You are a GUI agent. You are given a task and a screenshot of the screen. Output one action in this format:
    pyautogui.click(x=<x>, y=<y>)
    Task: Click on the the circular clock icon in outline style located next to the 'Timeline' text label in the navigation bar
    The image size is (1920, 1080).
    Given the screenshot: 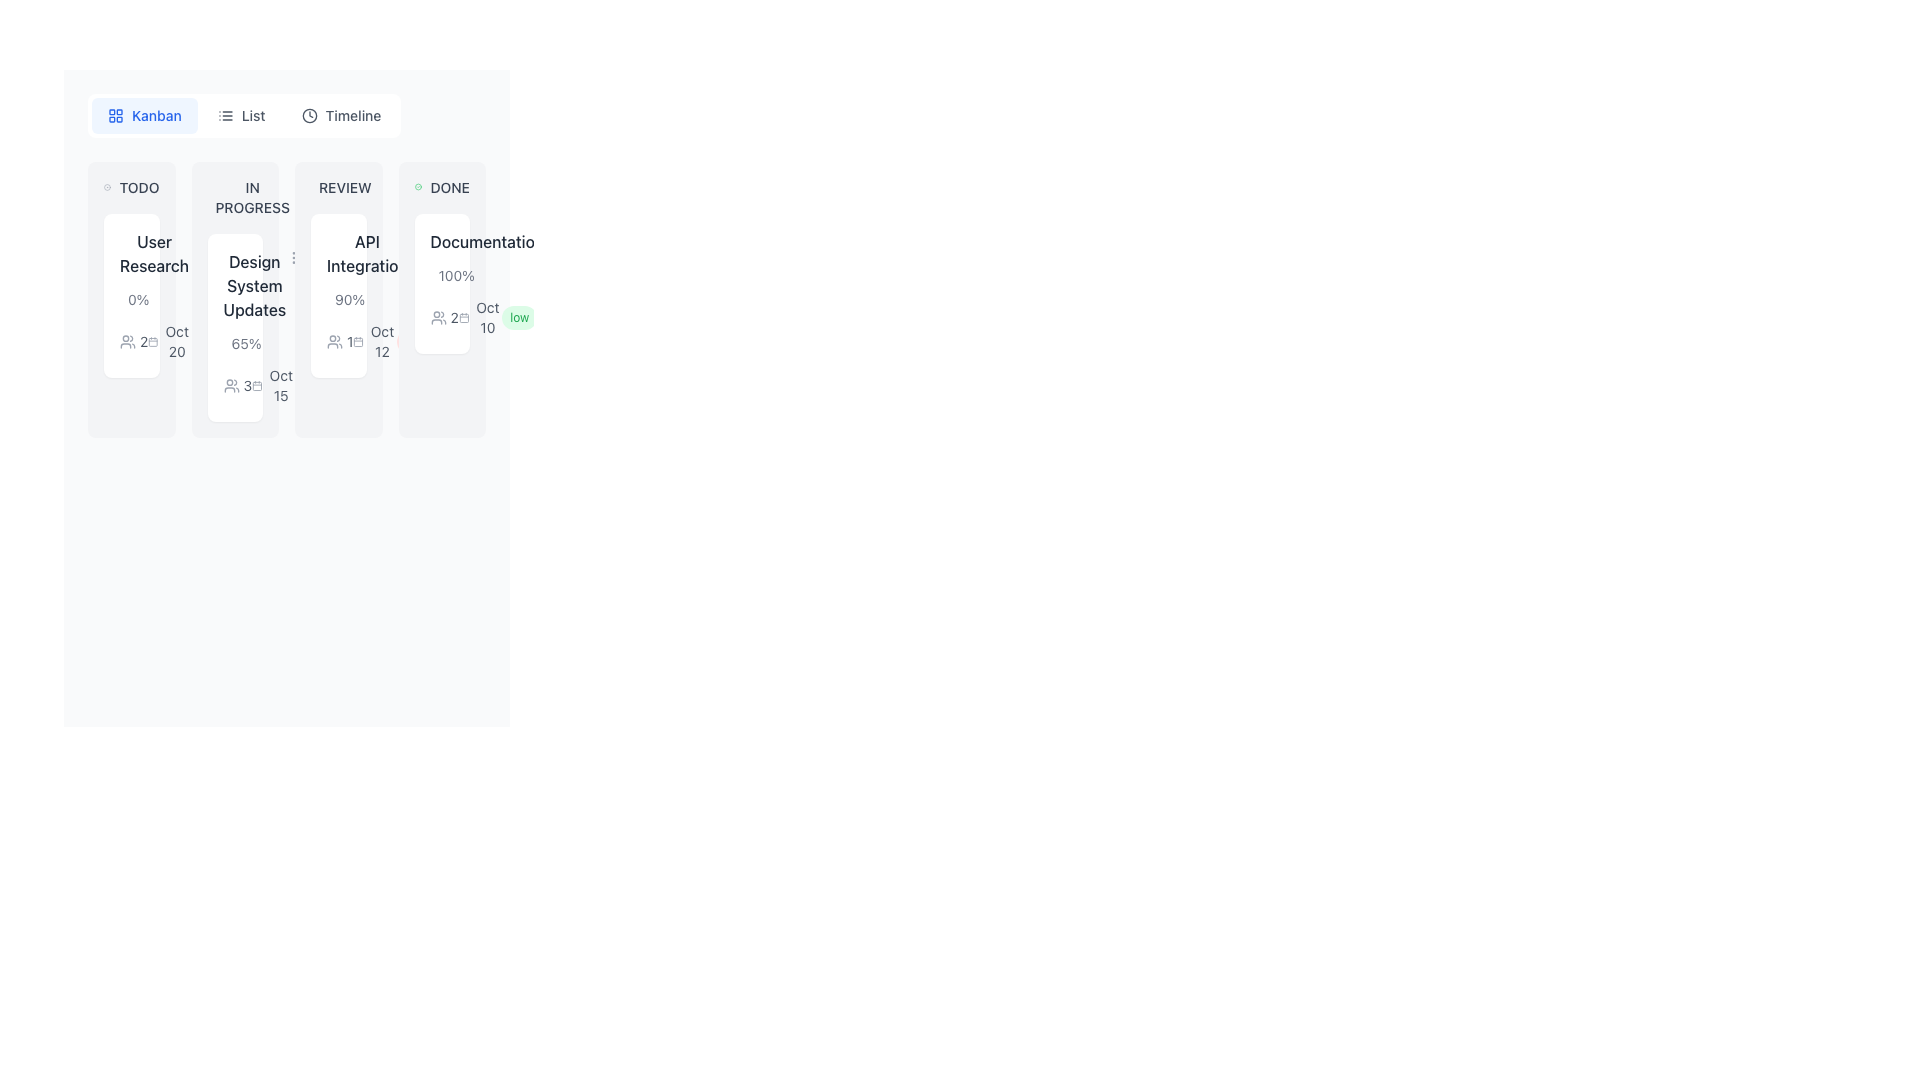 What is the action you would take?
    pyautogui.click(x=308, y=115)
    